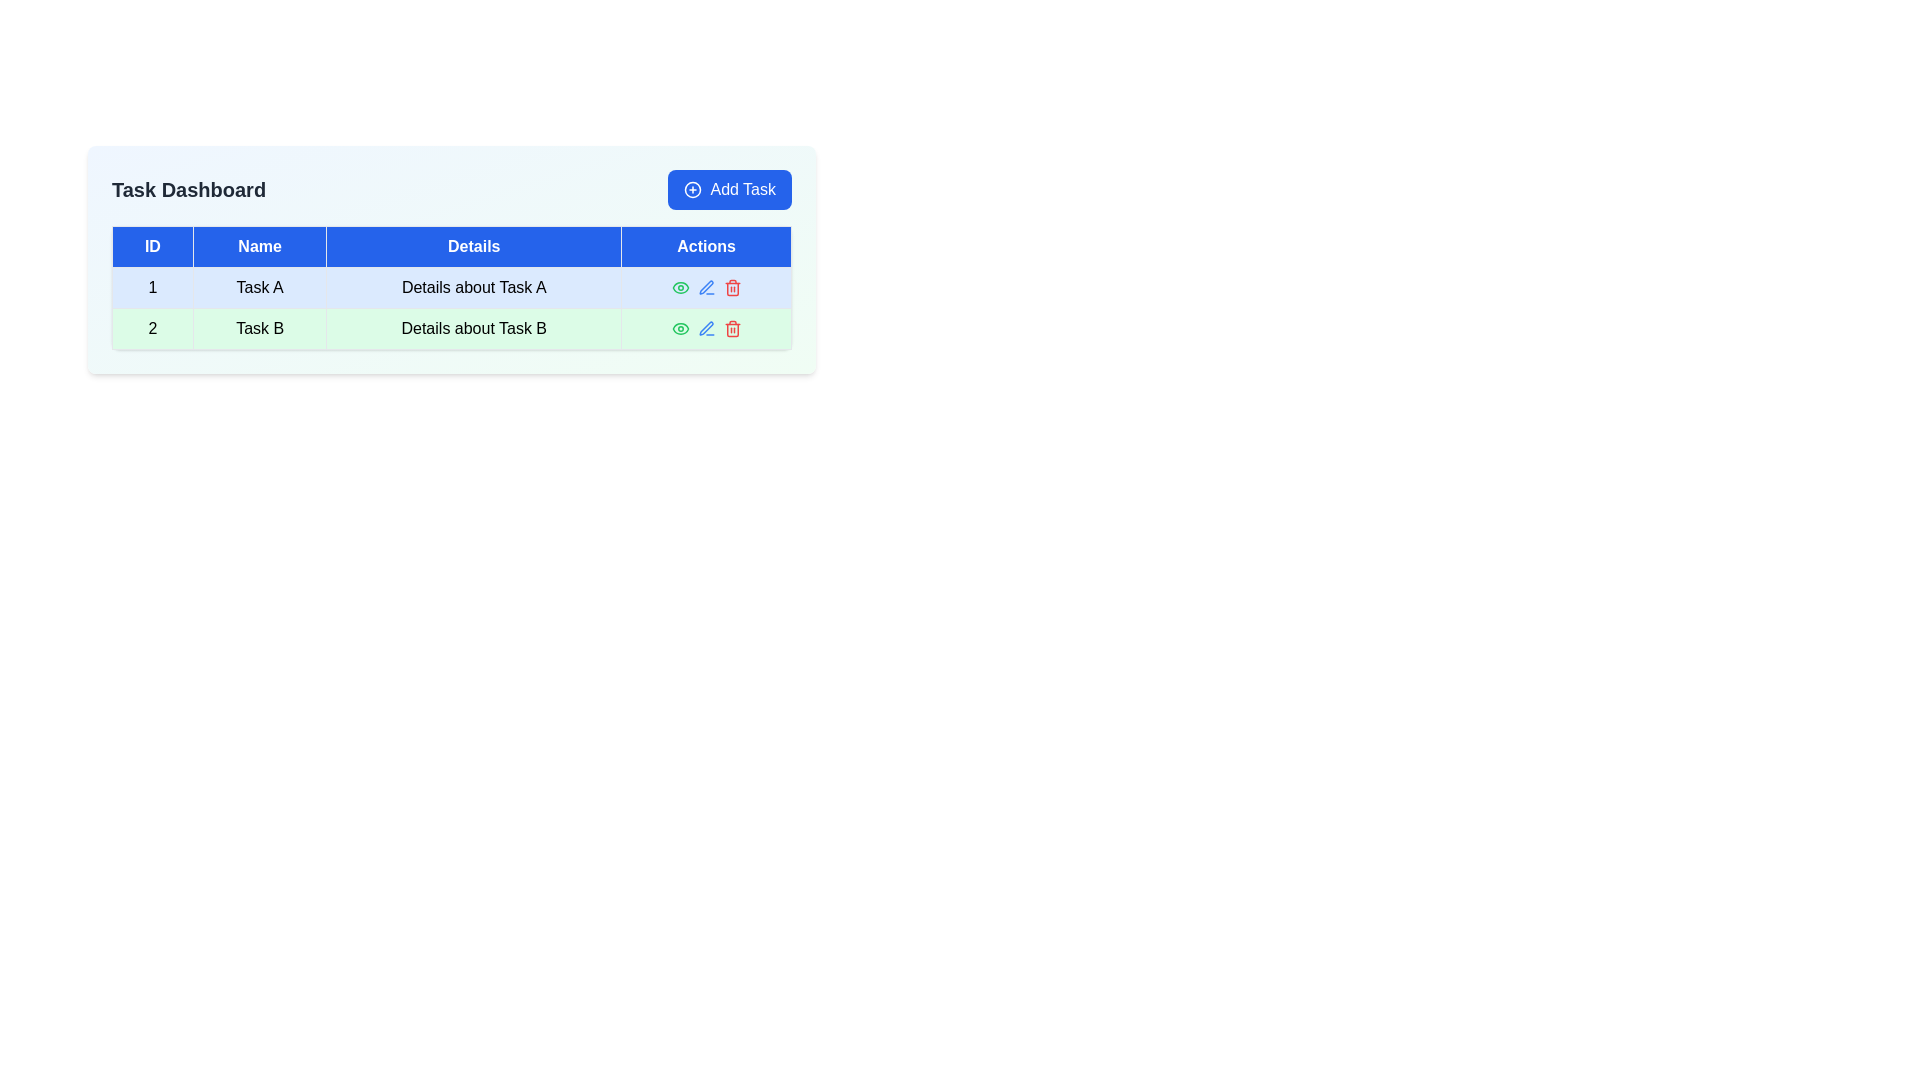 The width and height of the screenshot is (1920, 1080). What do you see at coordinates (680, 288) in the screenshot?
I see `the Eye icon in the Actions column of the second row of the table` at bounding box center [680, 288].